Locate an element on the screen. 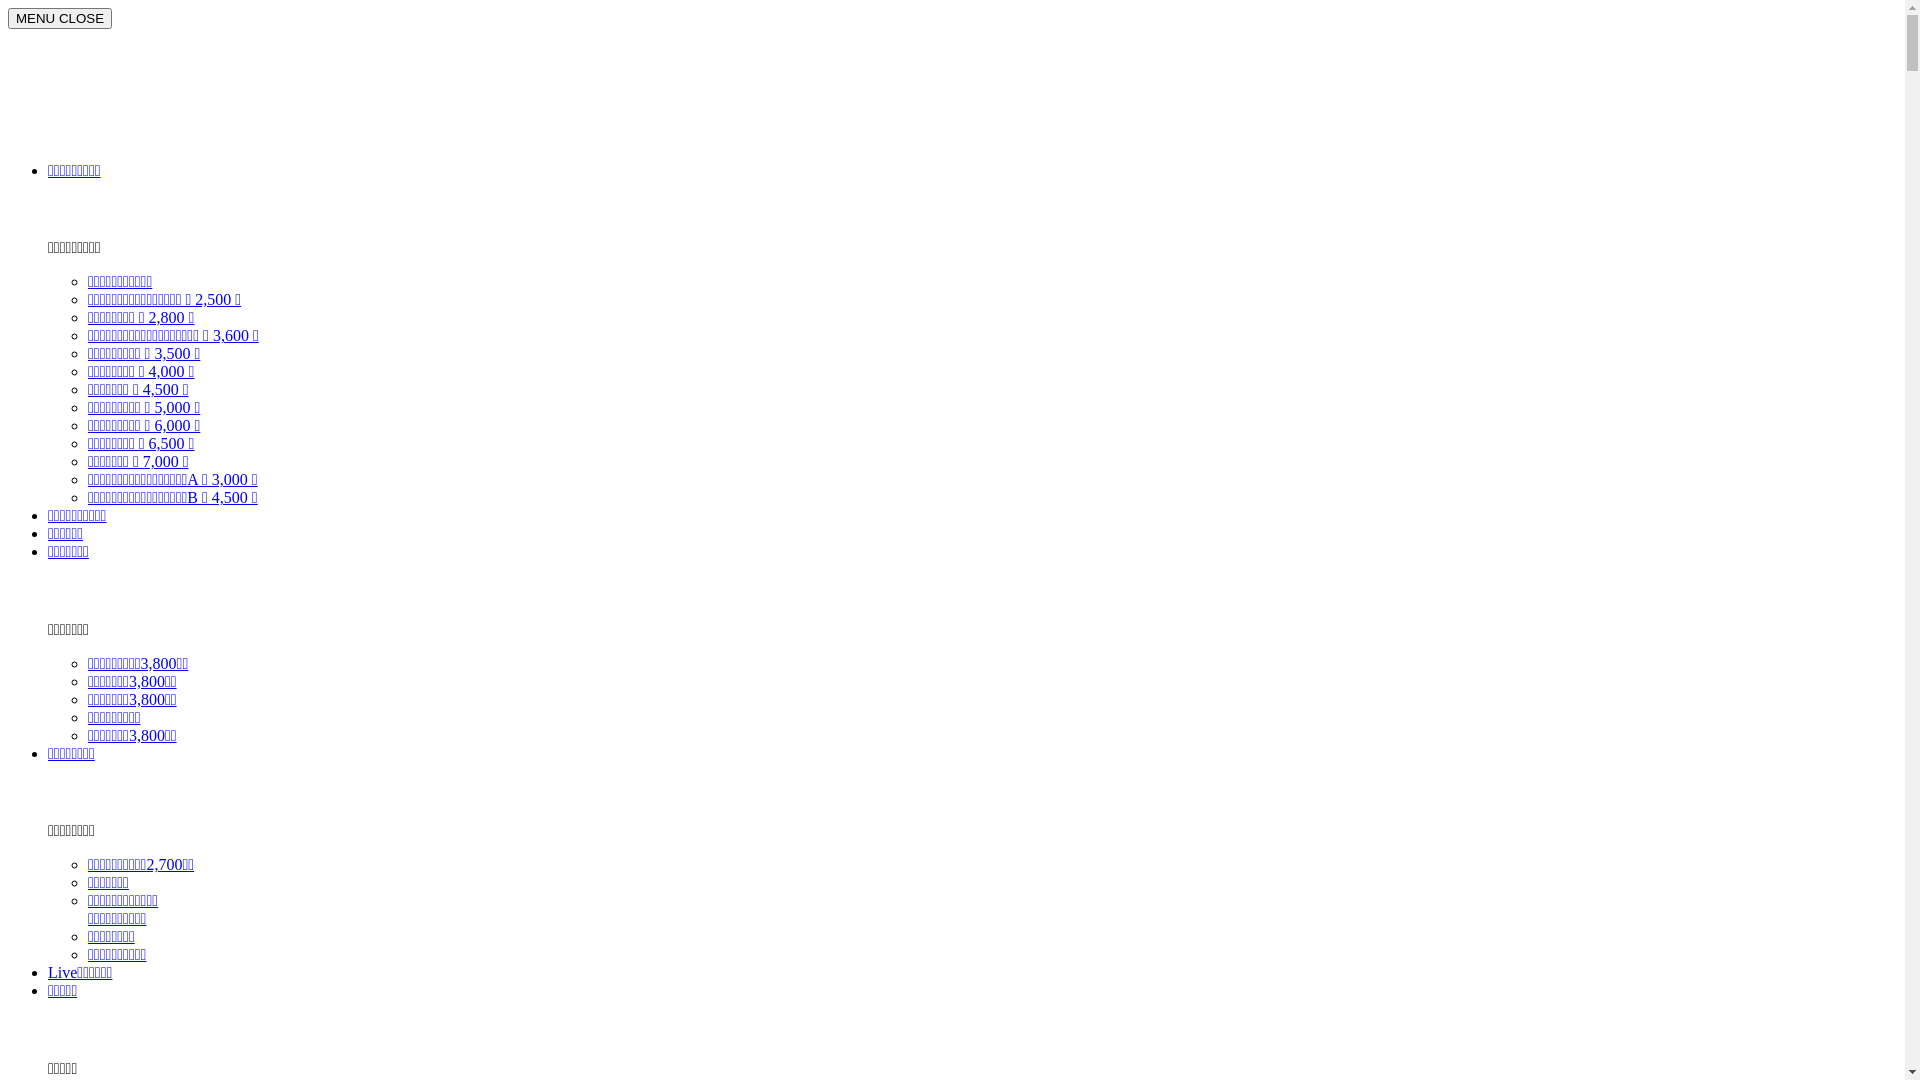 This screenshot has width=1920, height=1080. 'MENU CLOSE' is located at coordinates (8, 18).